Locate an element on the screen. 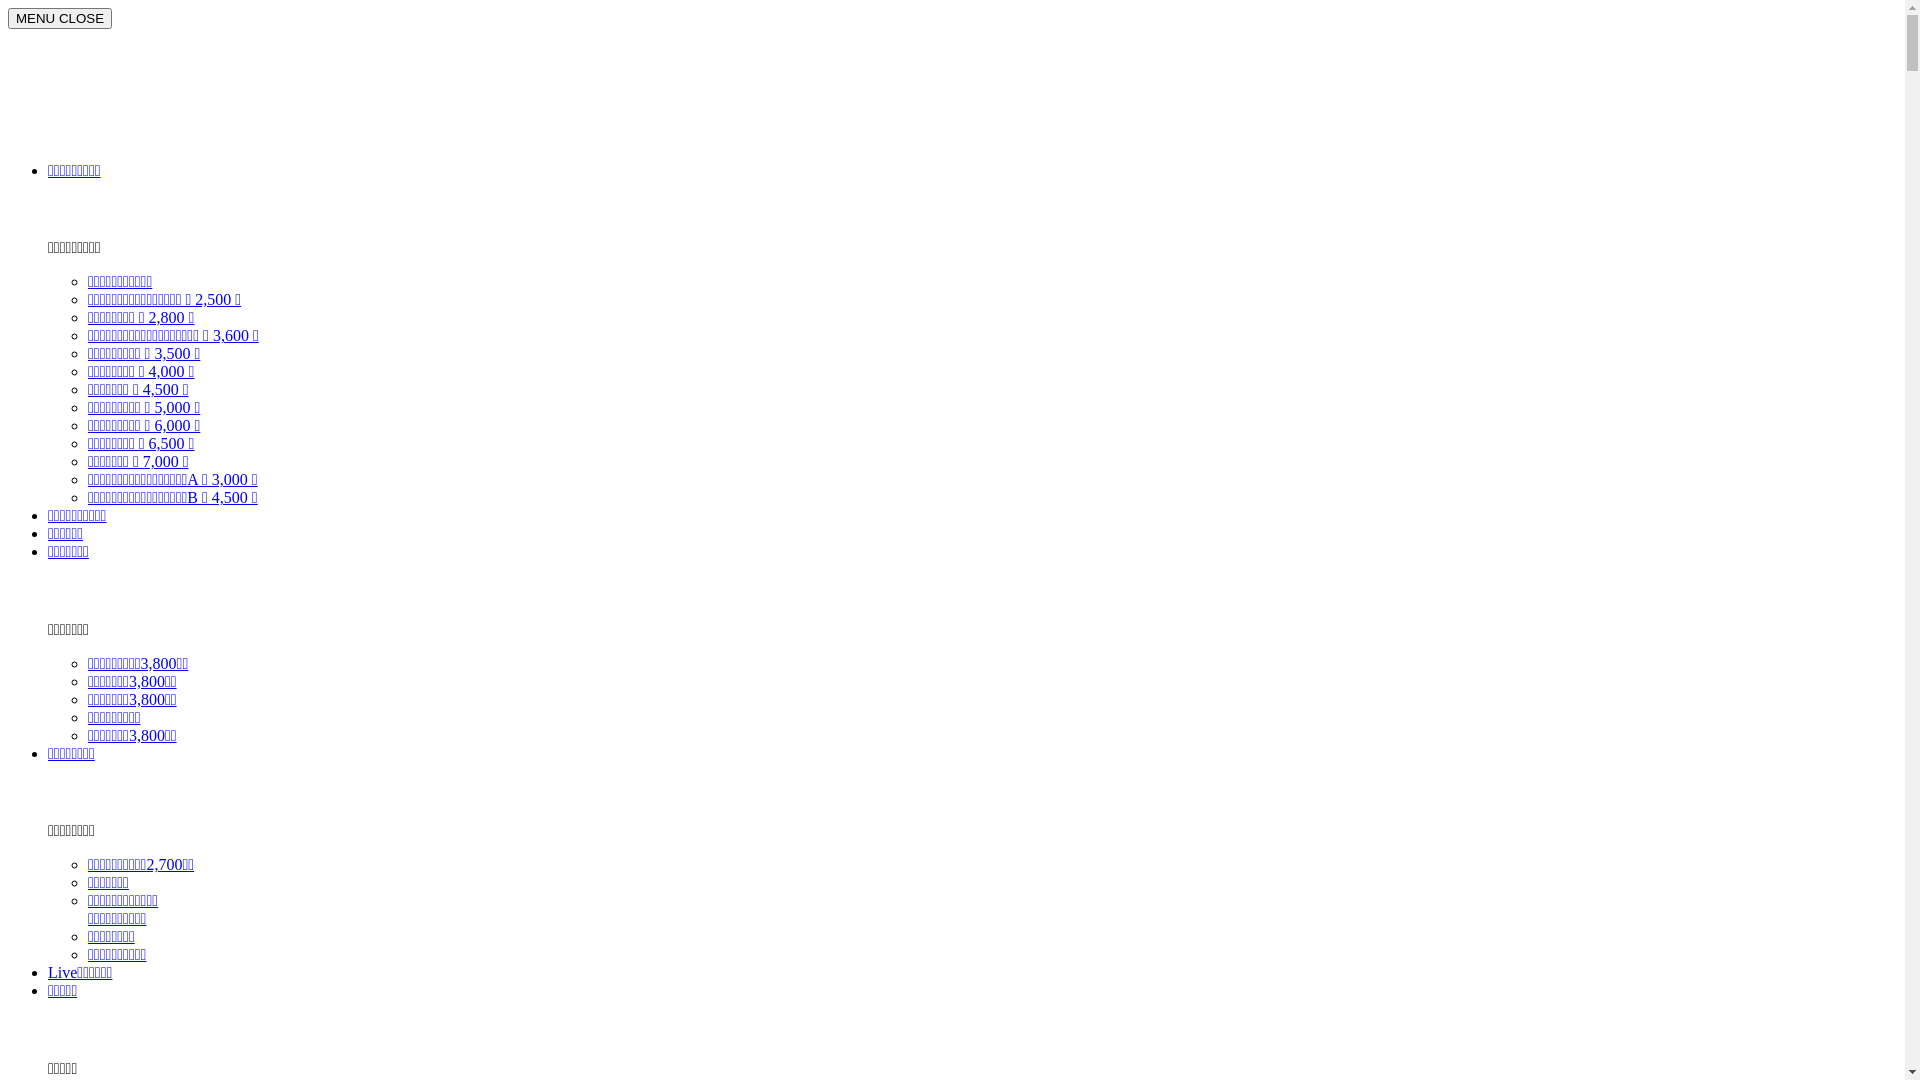 This screenshot has width=1920, height=1080. 'MENU CLOSE' is located at coordinates (8, 18).